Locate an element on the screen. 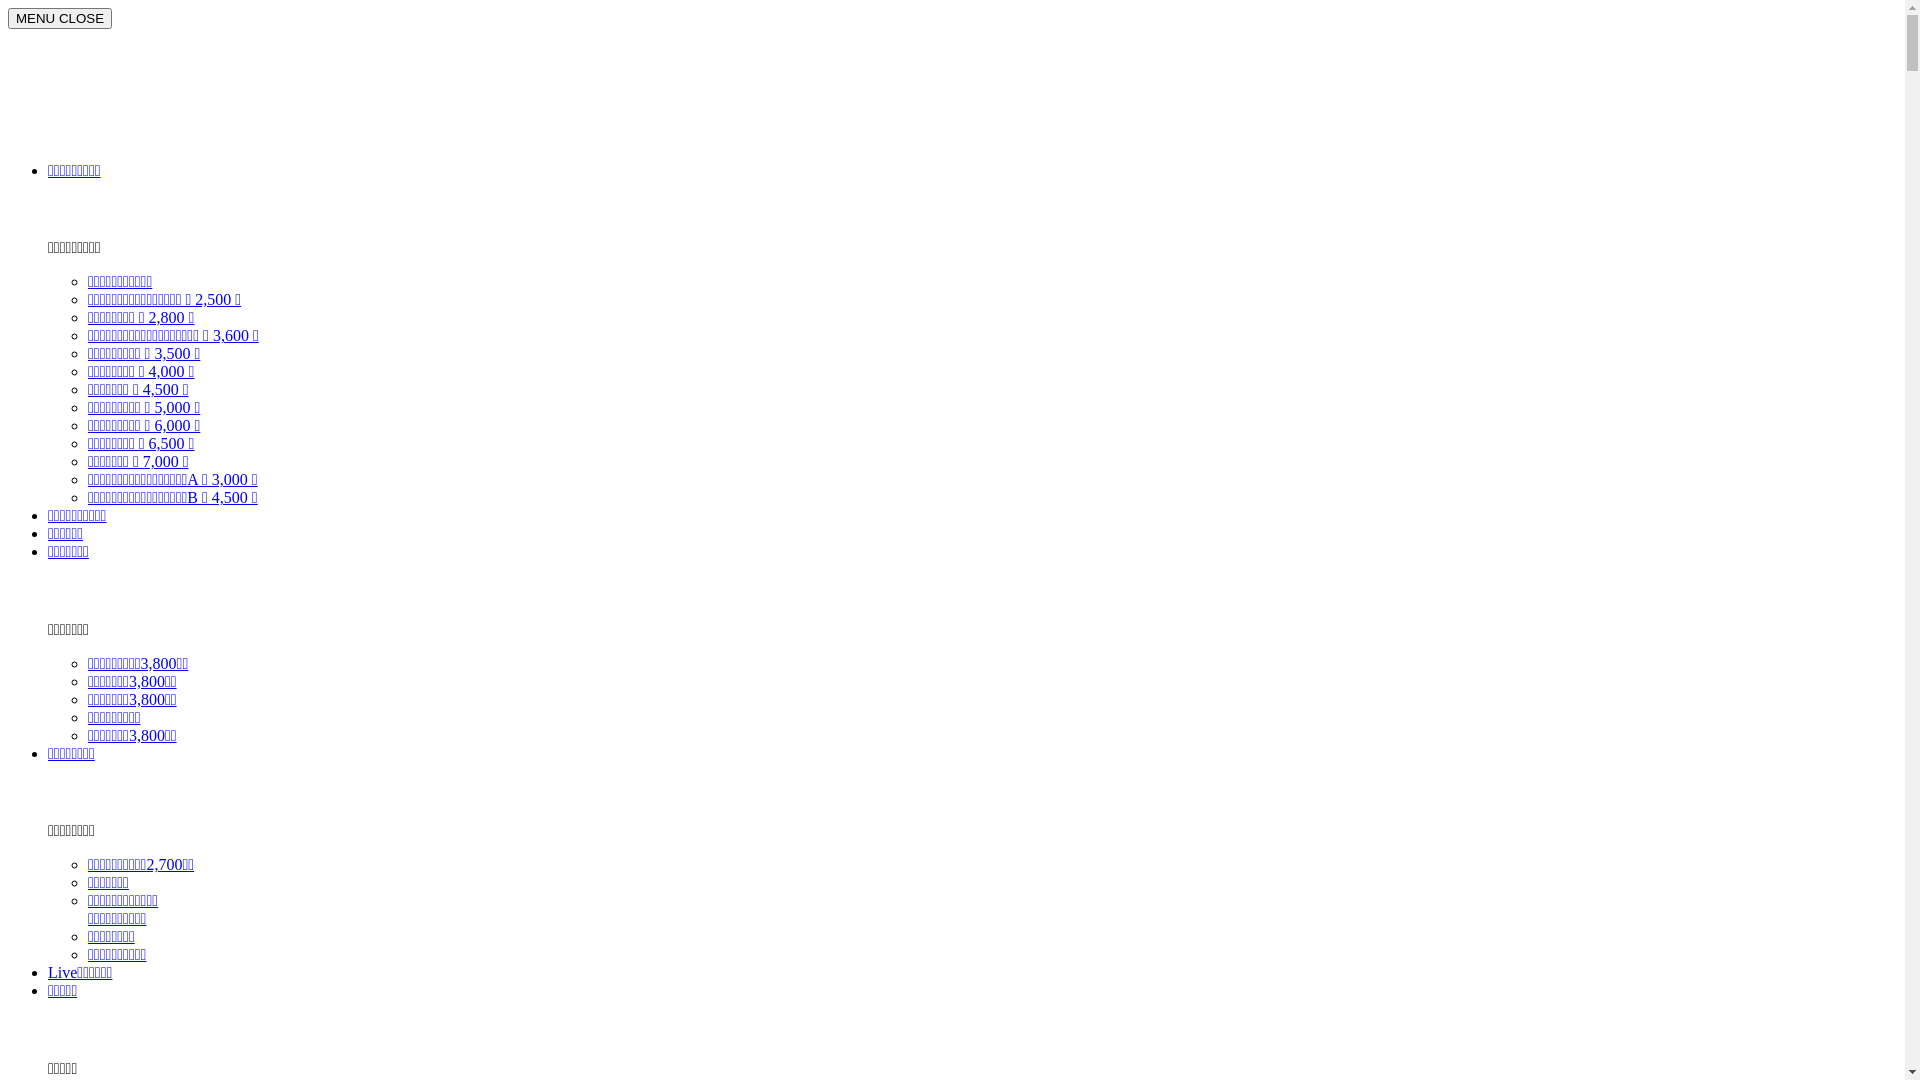 This screenshot has width=1920, height=1080. 'MENU CLOSE' is located at coordinates (8, 18).